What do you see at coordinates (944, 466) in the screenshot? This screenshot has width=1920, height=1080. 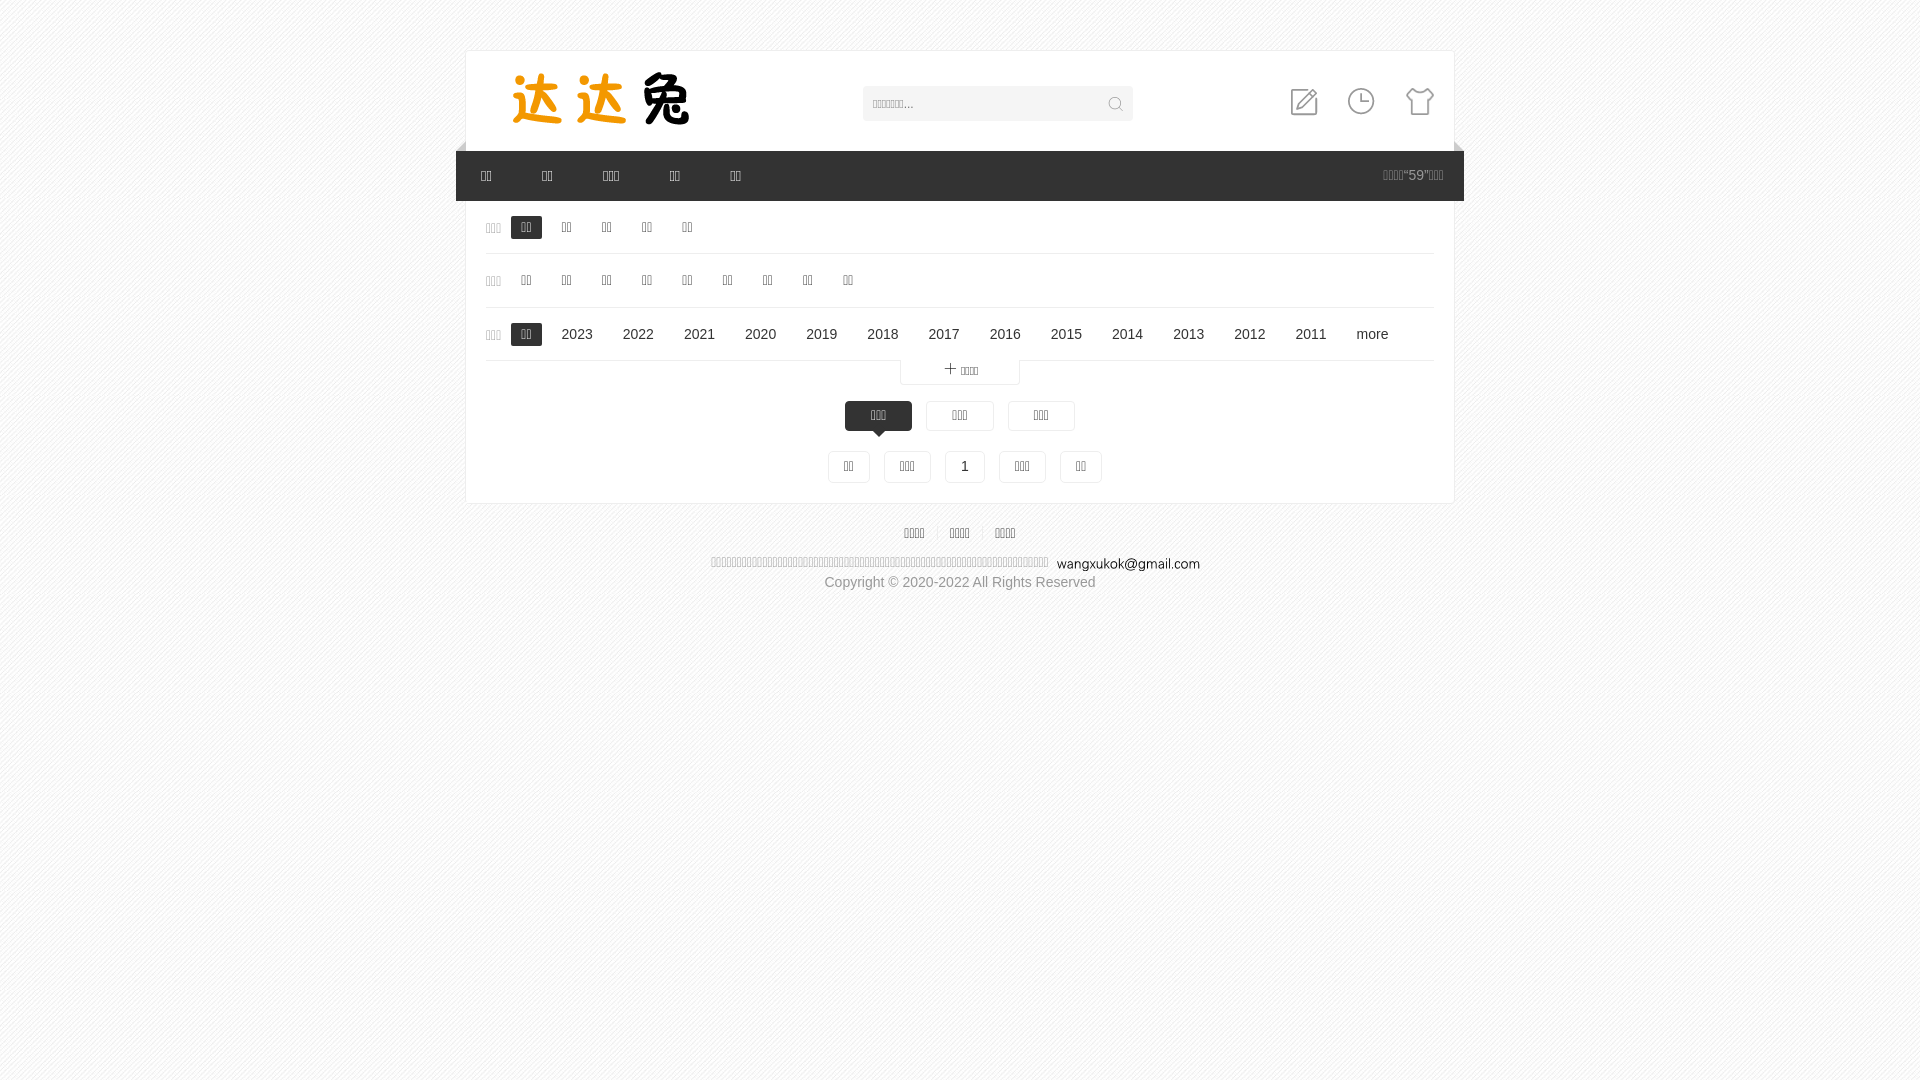 I see `'1'` at bounding box center [944, 466].